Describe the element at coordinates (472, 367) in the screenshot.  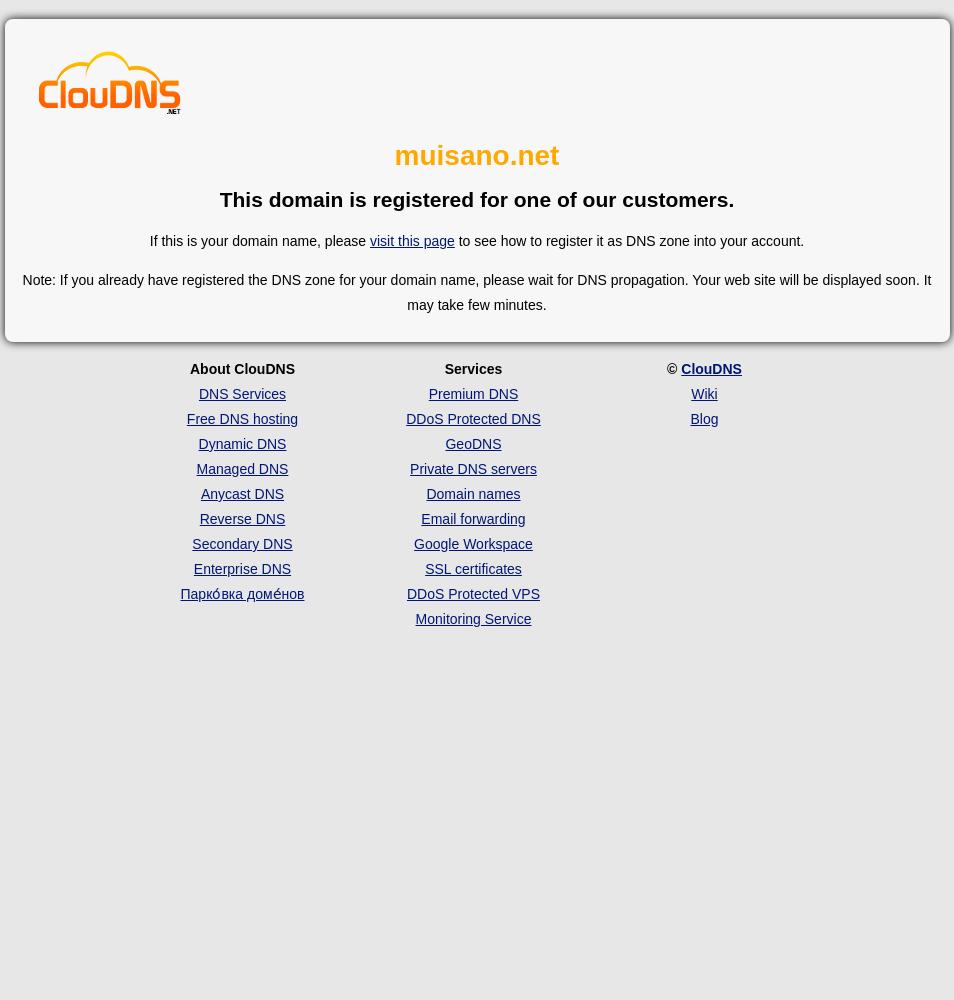
I see `'Services'` at that location.